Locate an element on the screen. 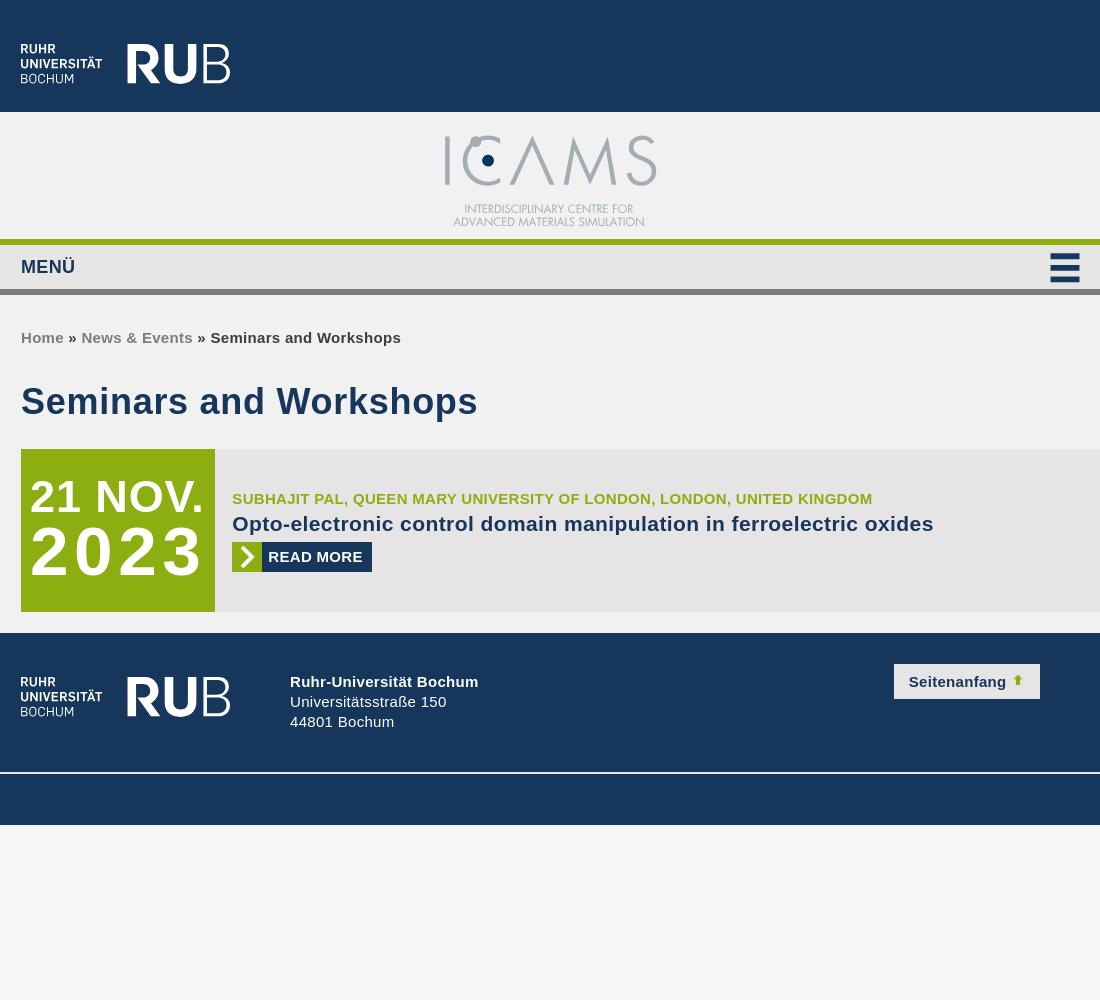  'Opto-electronic control domain manipulation in ferroelectric oxides' is located at coordinates (231, 523).